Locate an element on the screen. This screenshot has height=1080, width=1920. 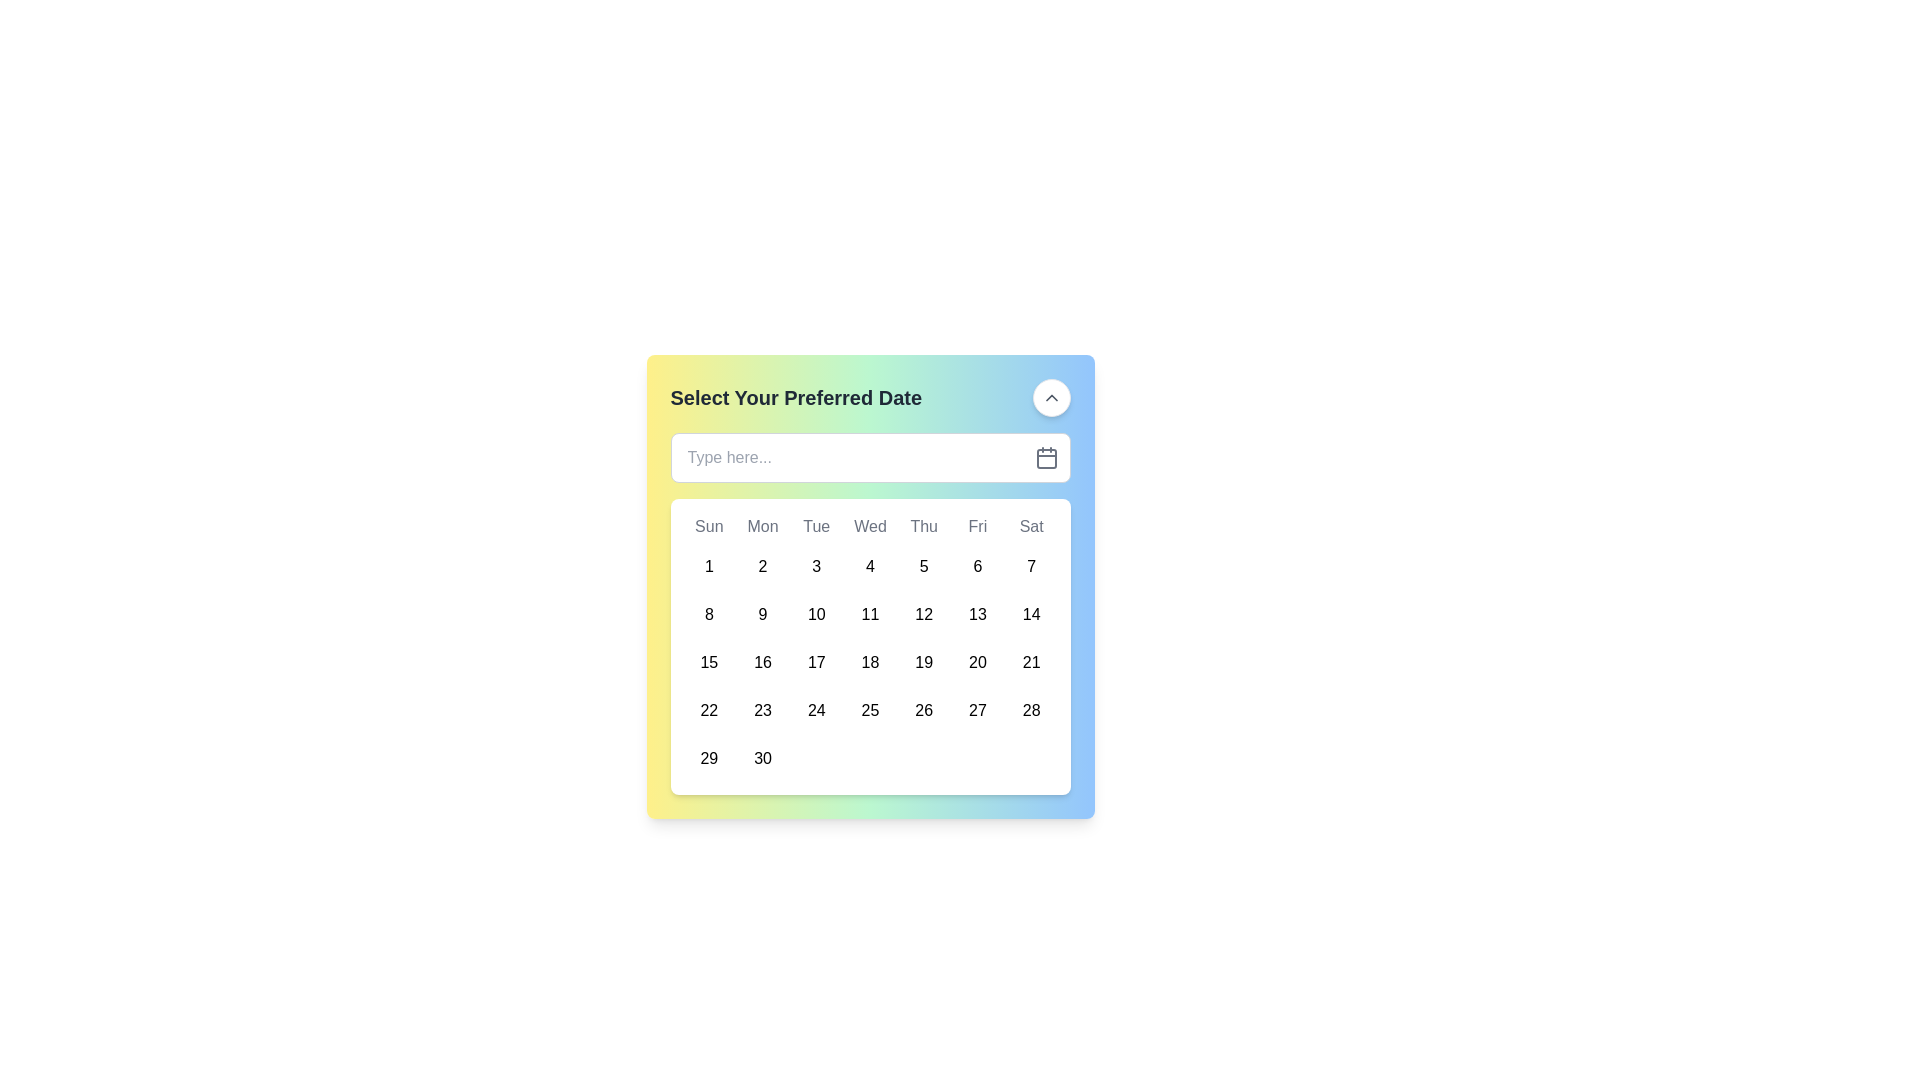
the button representing the 26th day of the month in the calendar grid under the 'Thu' column is located at coordinates (923, 709).